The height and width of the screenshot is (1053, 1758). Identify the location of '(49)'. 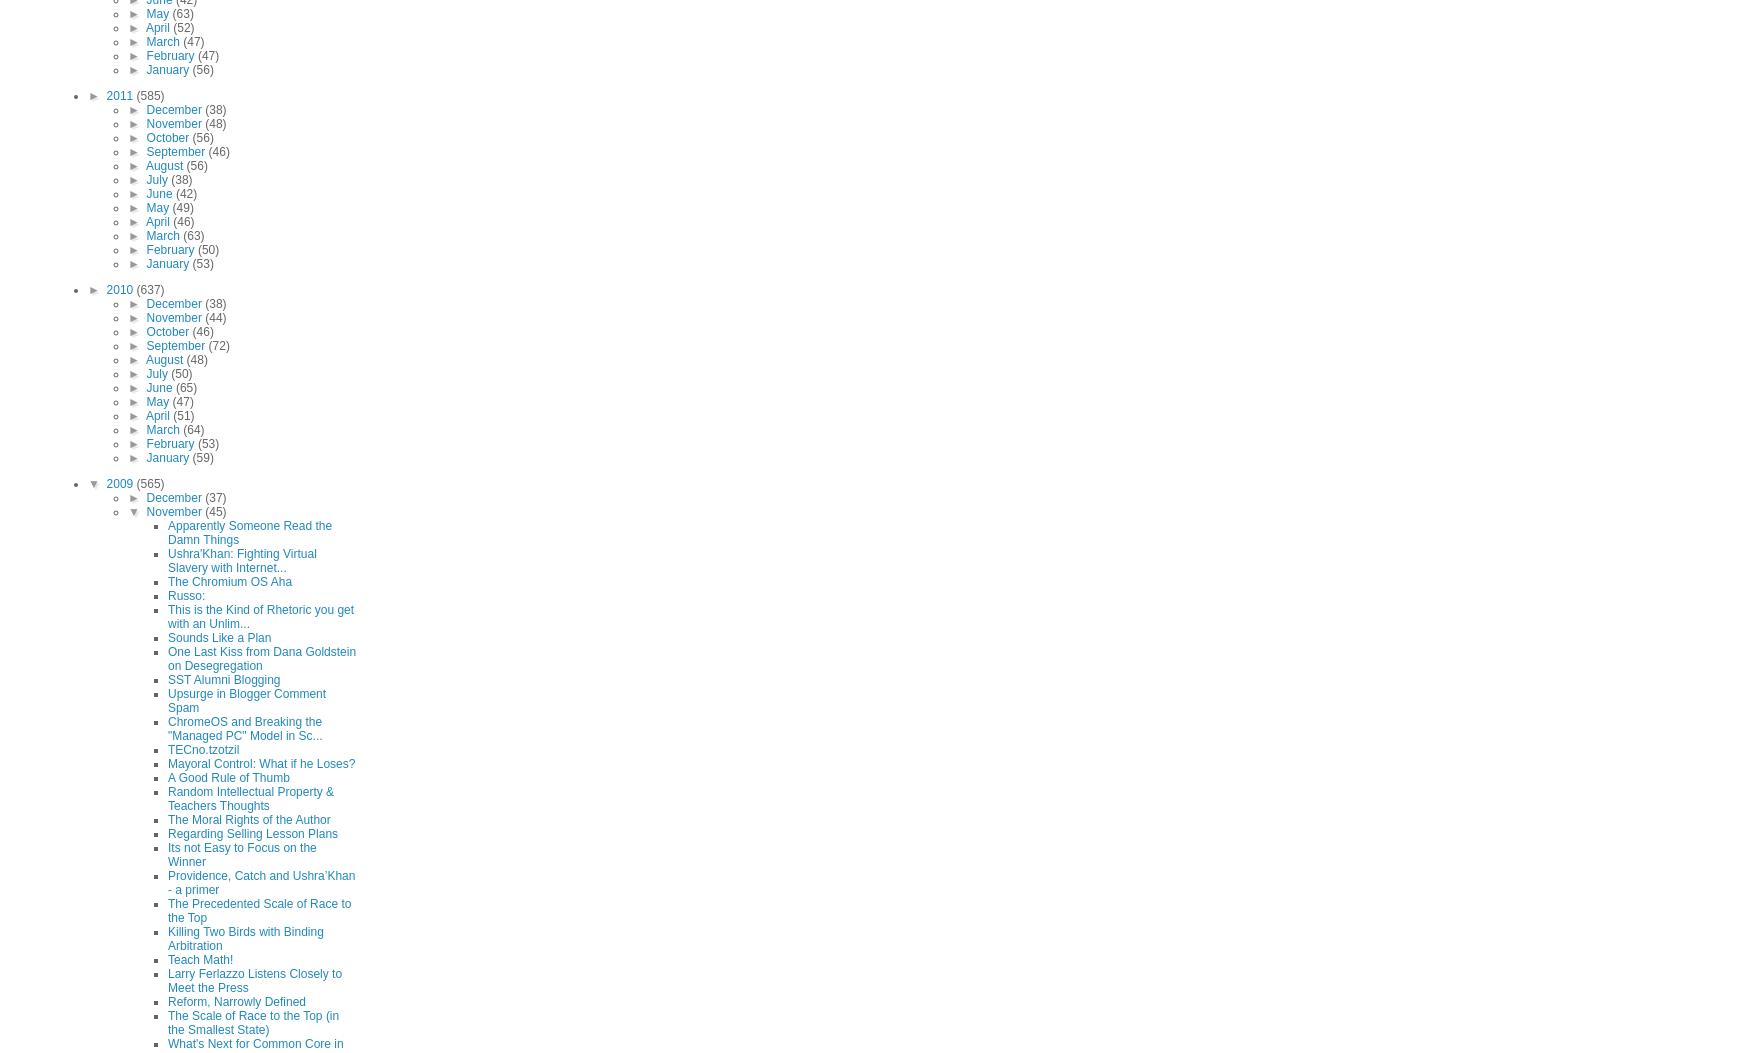
(181, 207).